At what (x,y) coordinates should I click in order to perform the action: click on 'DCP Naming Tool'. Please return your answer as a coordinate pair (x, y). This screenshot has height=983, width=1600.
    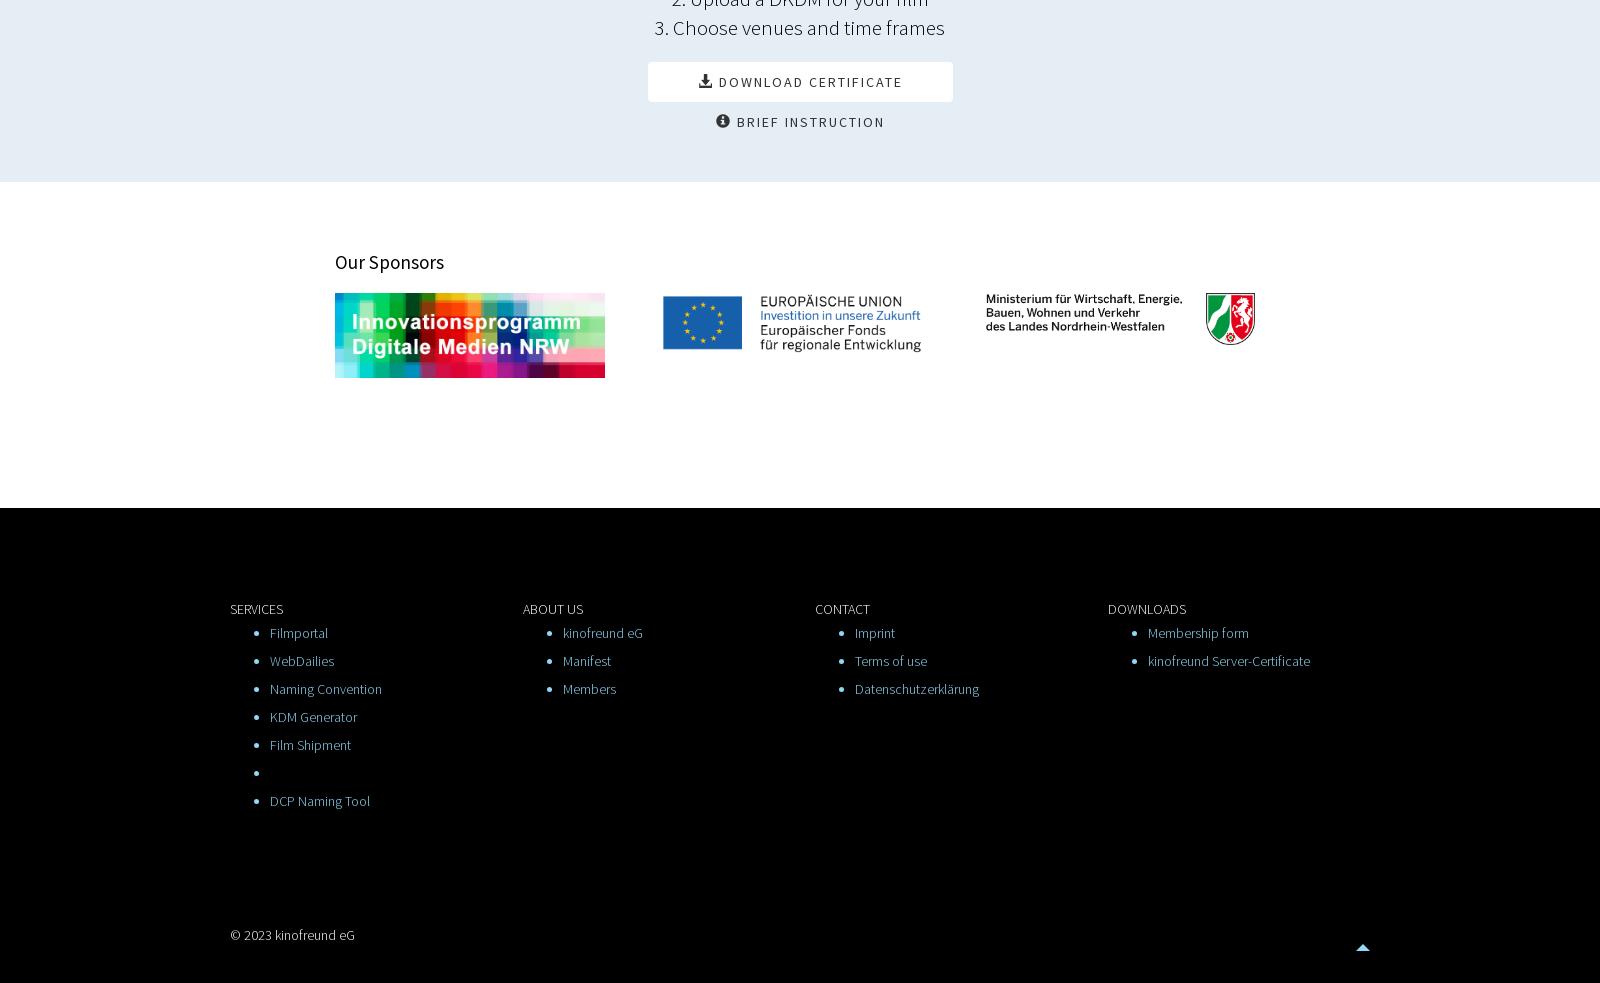
    Looking at the image, I should click on (320, 800).